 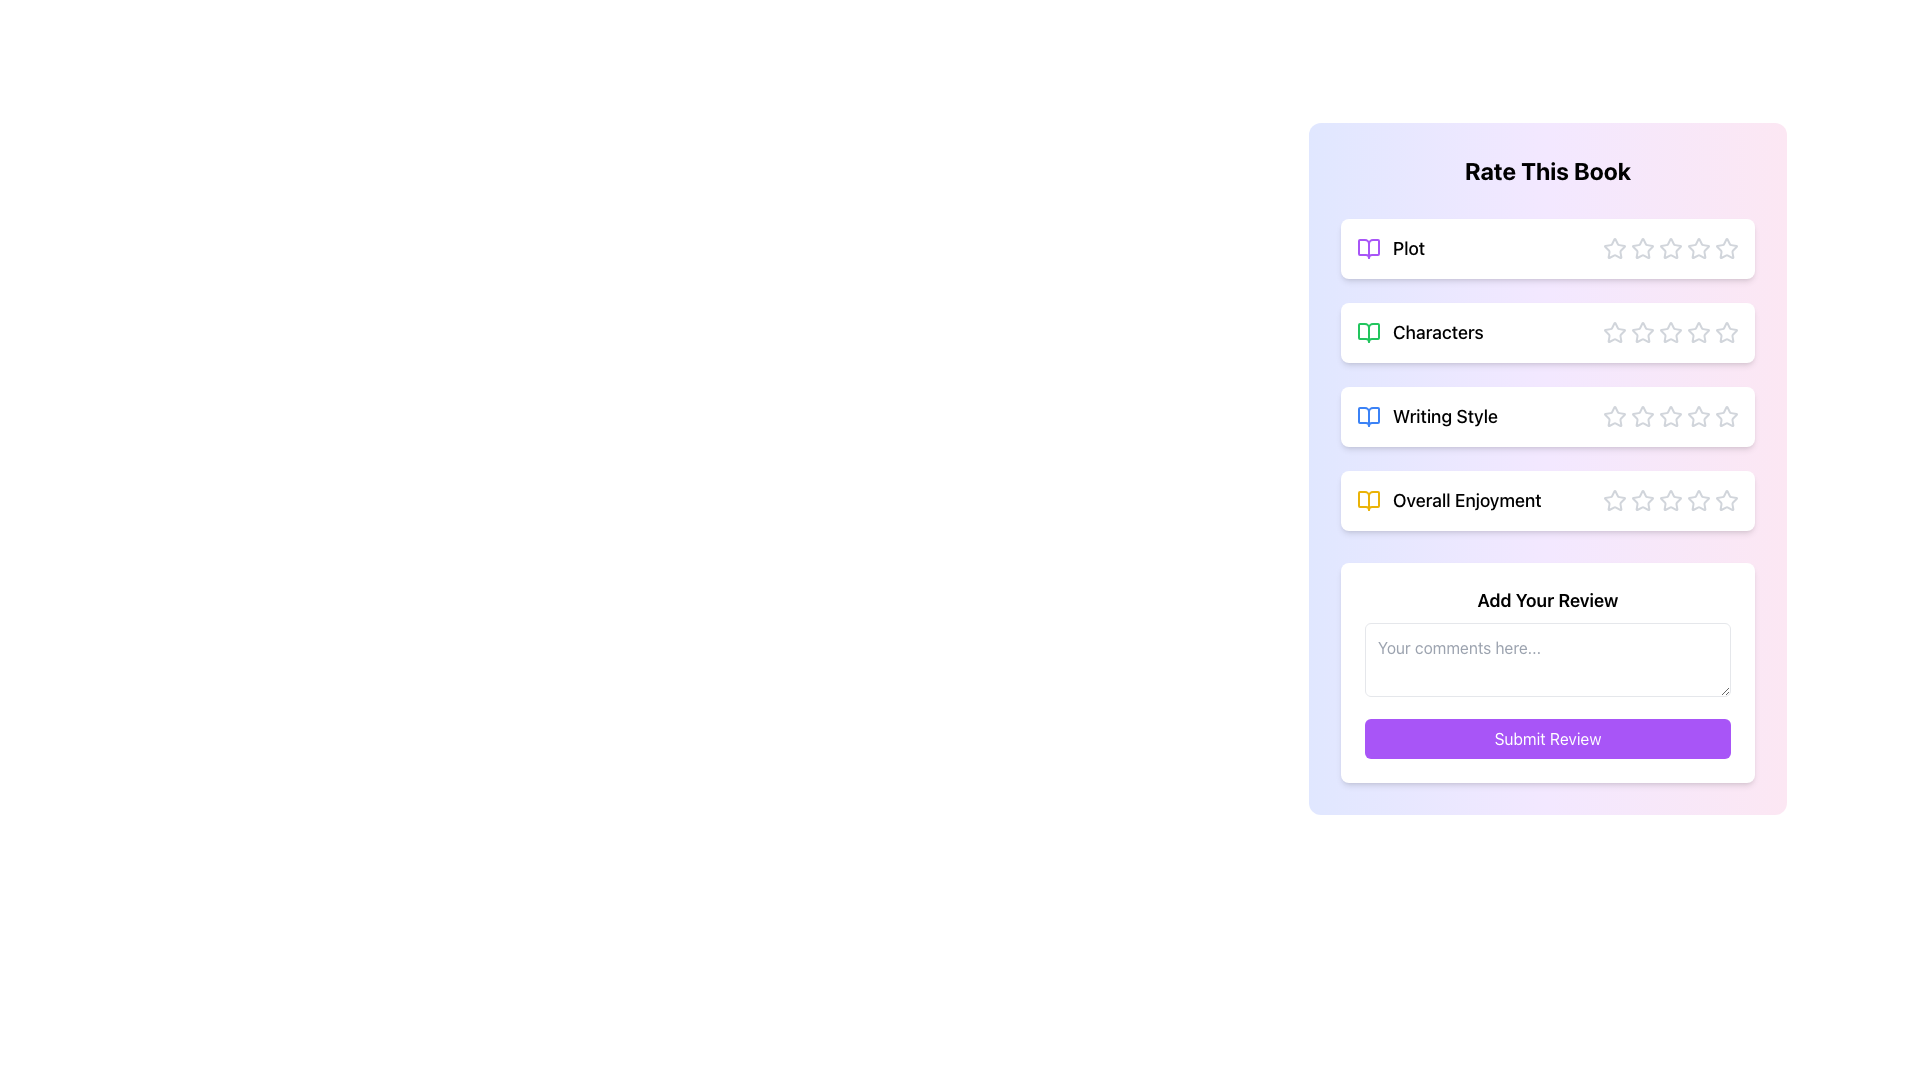 I want to click on the last star icon in the 'Plot' rating section, so click(x=1725, y=246).